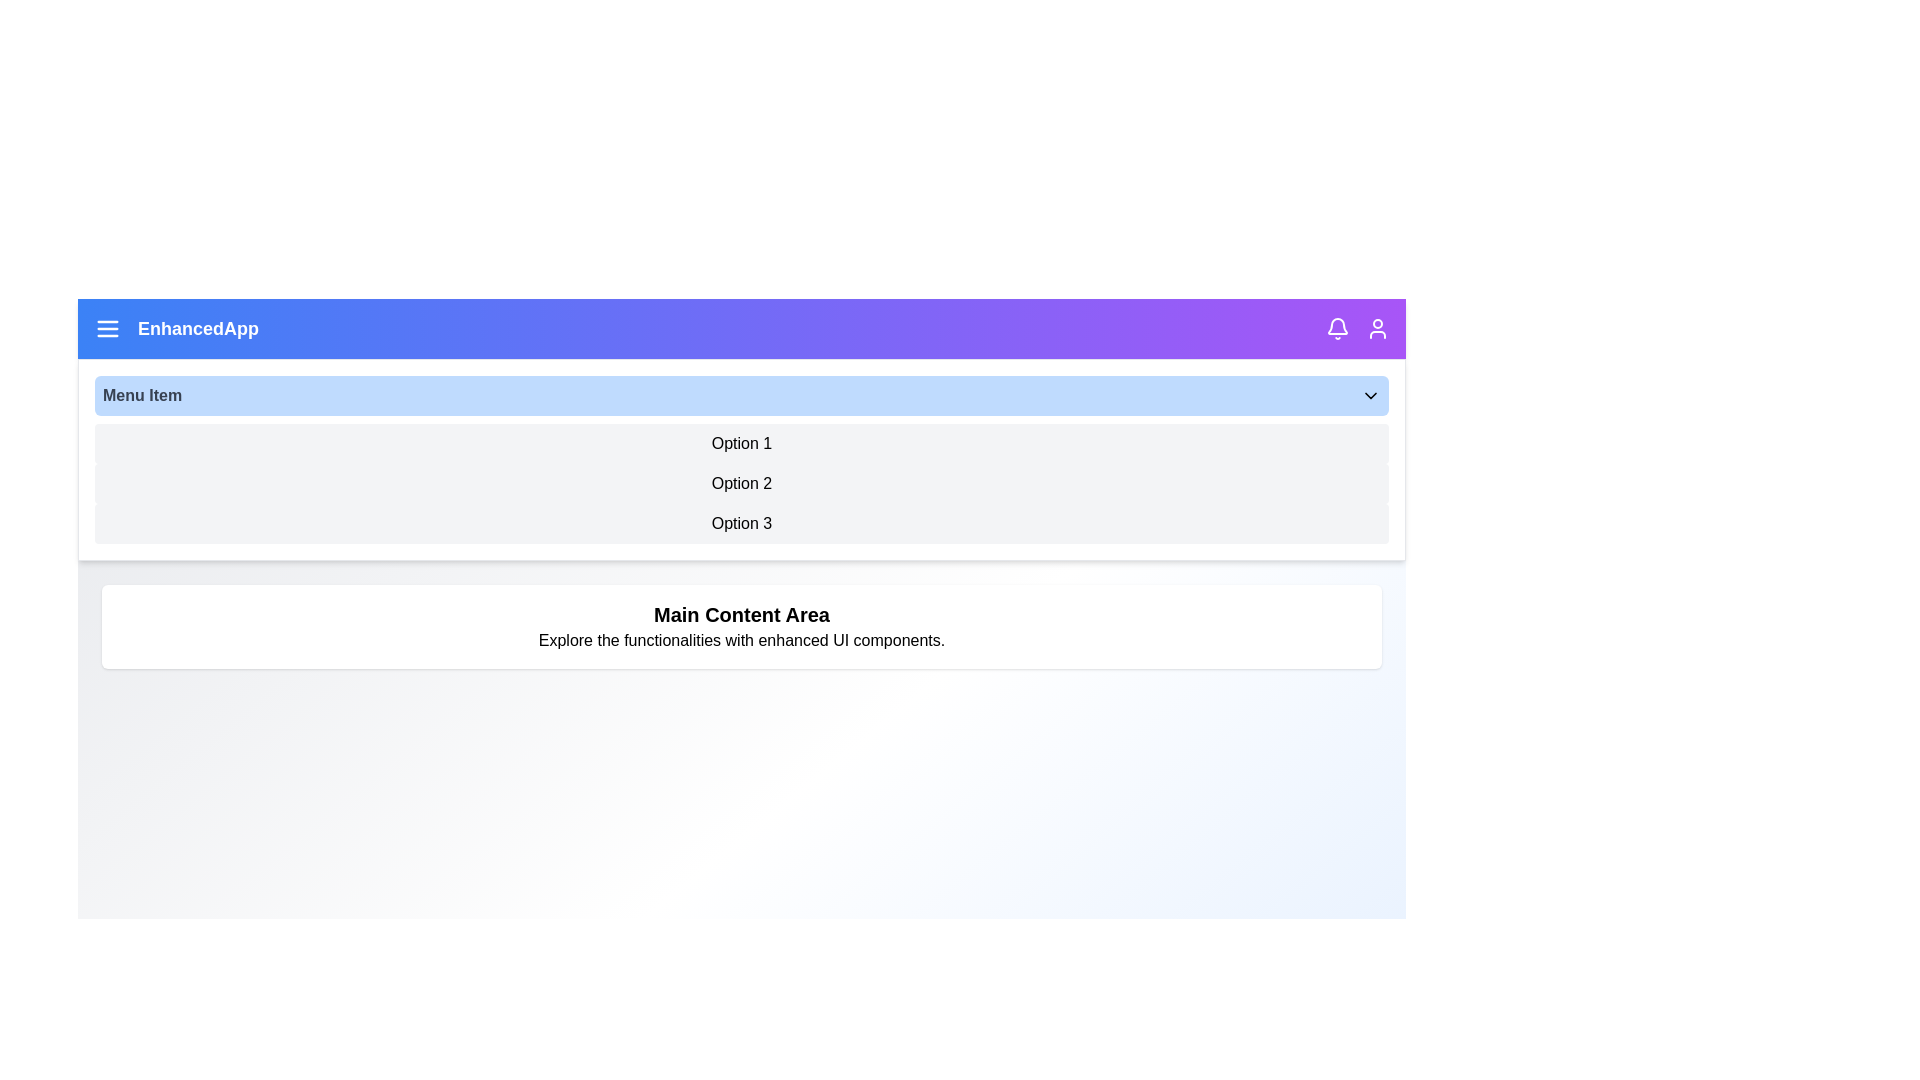  I want to click on the dropdown option Option 3, so click(741, 523).